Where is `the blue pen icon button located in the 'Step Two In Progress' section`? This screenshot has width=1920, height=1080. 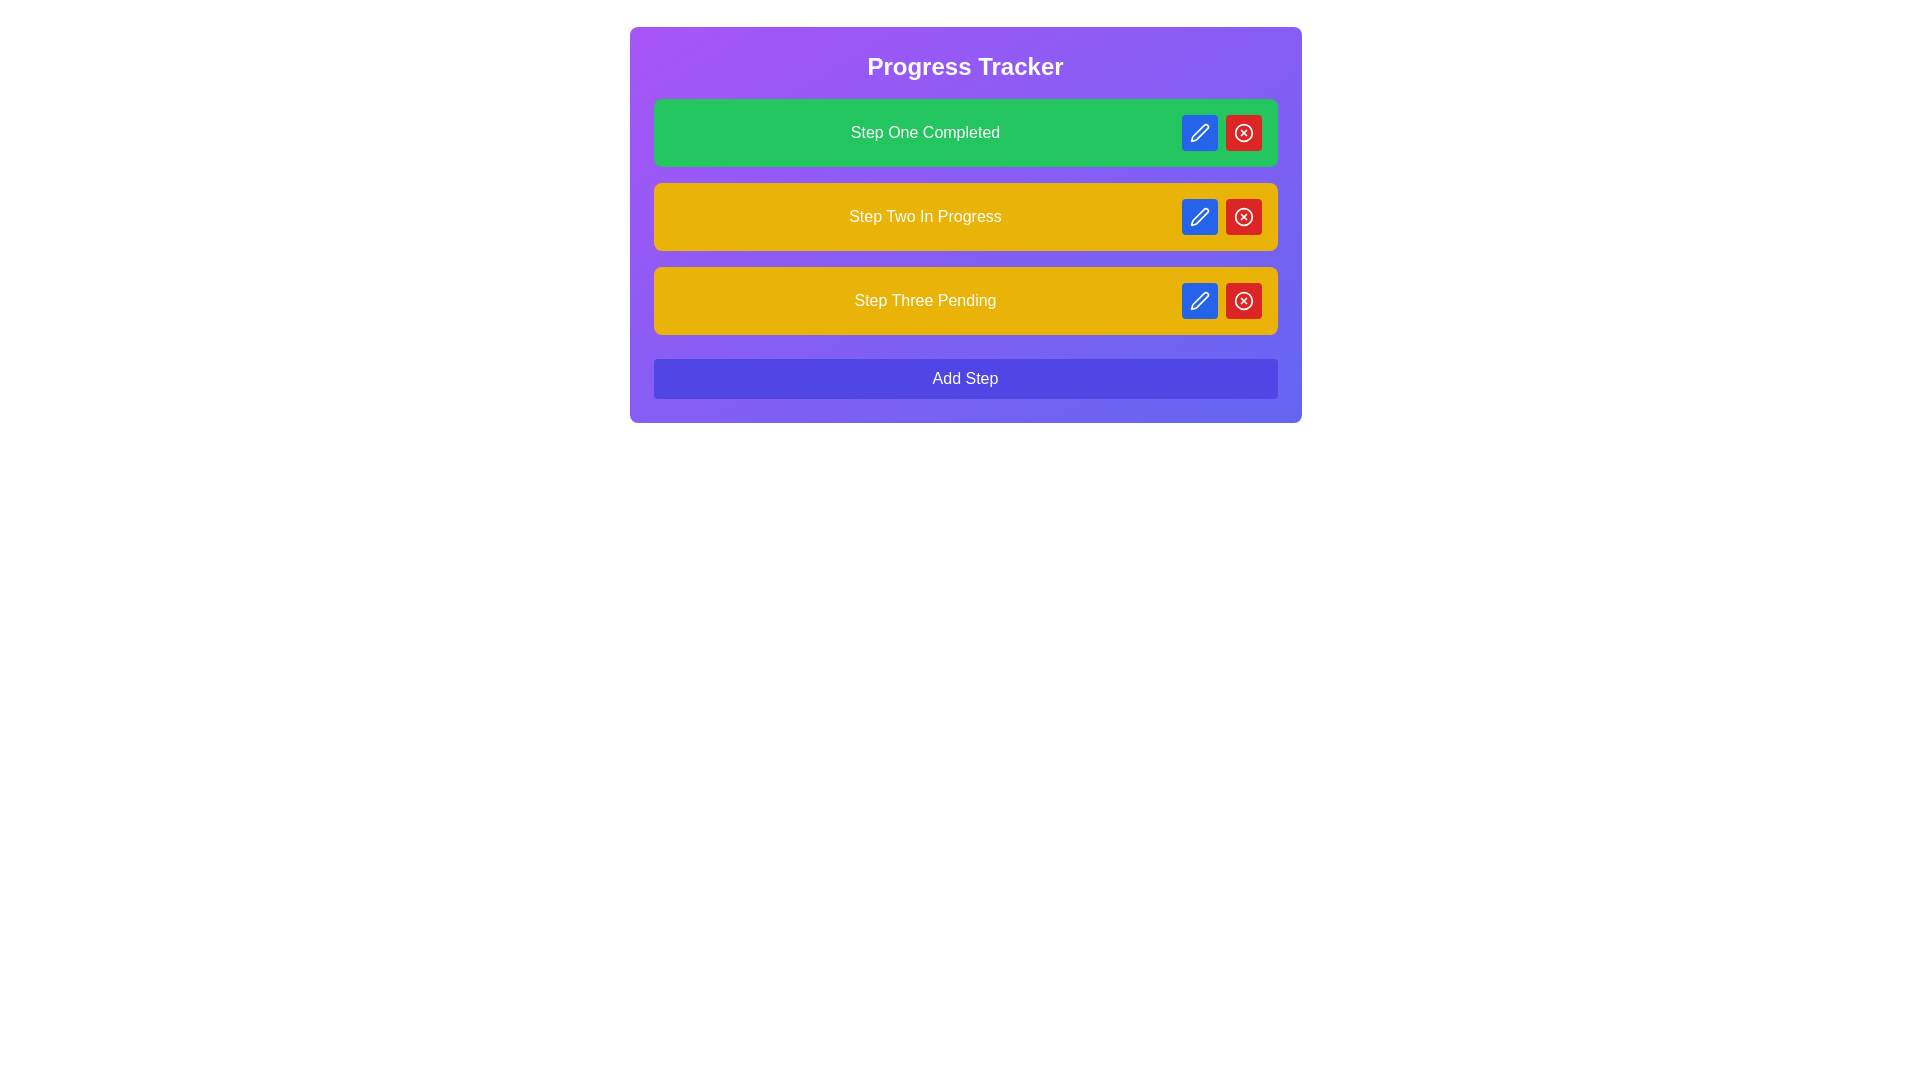
the blue pen icon button located in the 'Step Two In Progress' section is located at coordinates (1199, 216).